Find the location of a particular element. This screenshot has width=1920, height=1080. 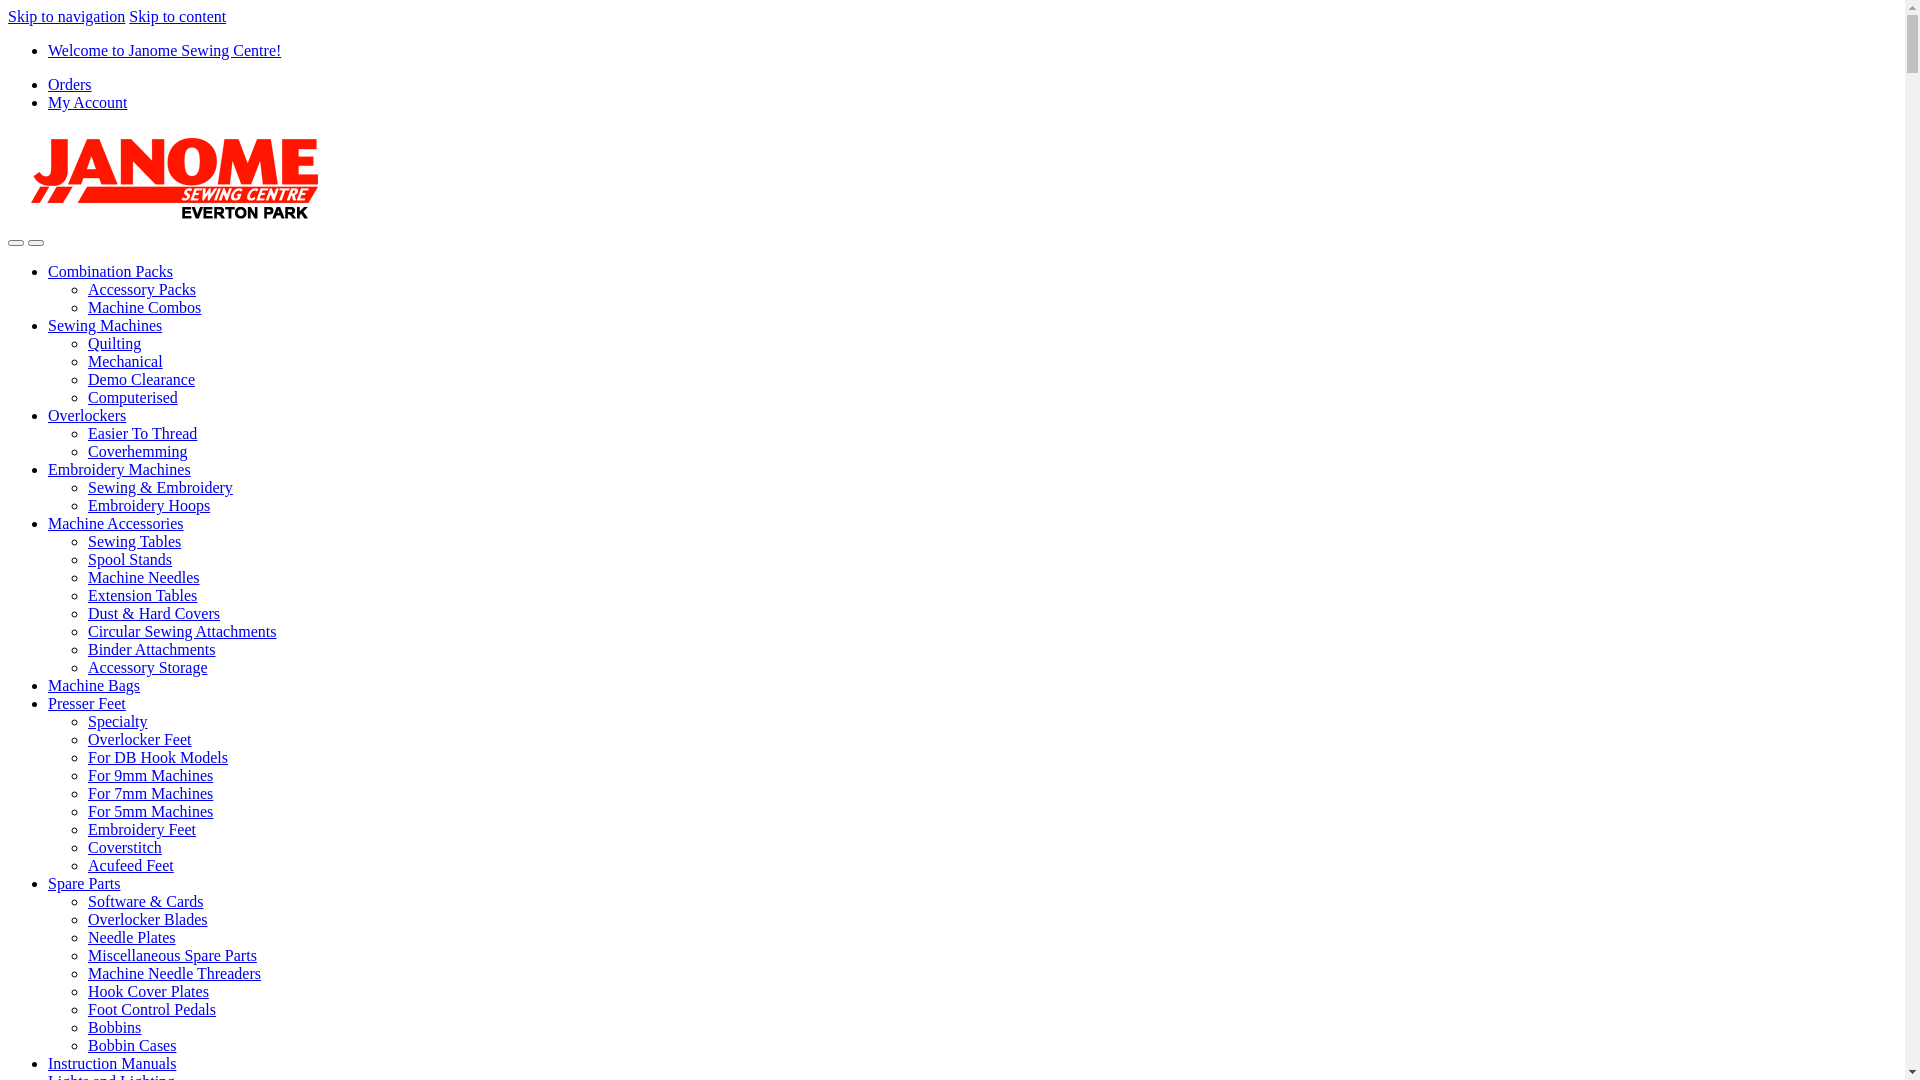

'For DB Hook Models' is located at coordinates (86, 757).